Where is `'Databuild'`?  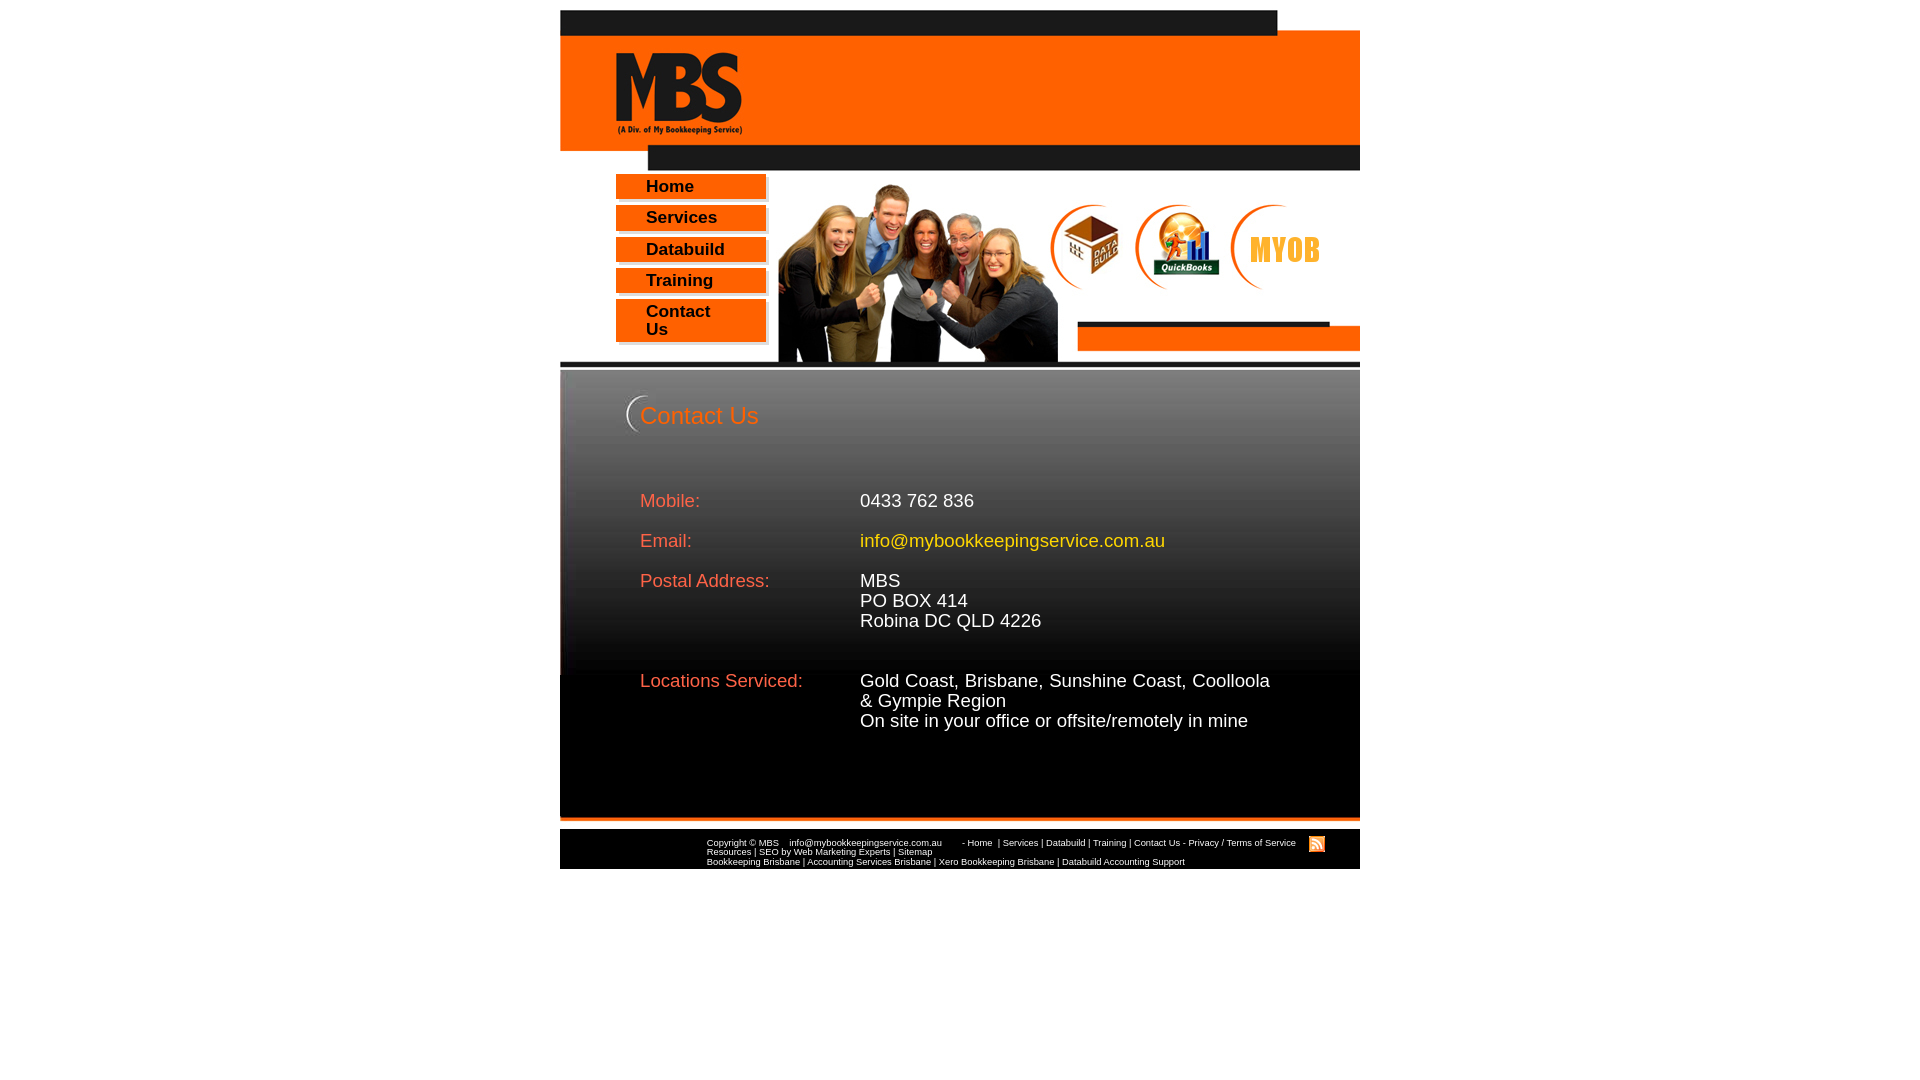 'Databuild' is located at coordinates (691, 248).